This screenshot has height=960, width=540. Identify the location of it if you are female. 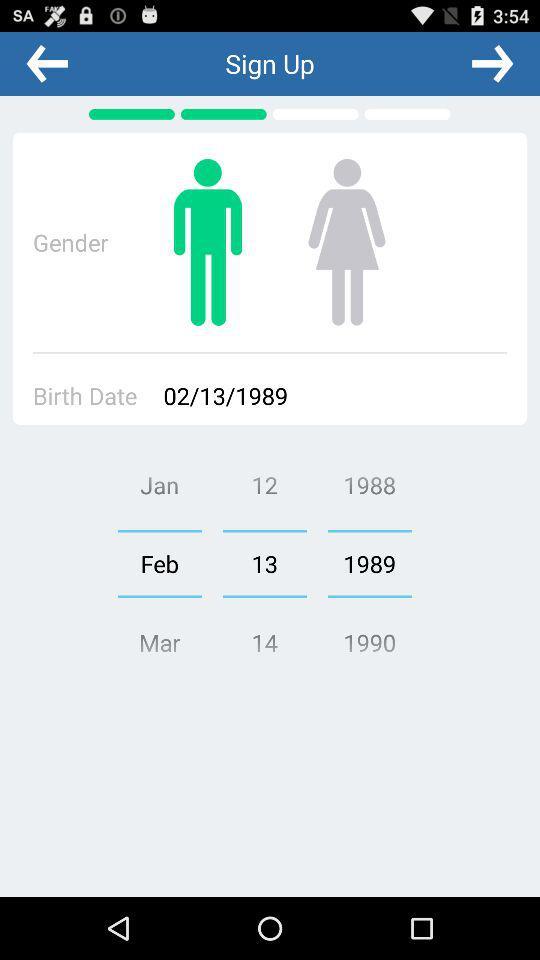
(345, 241).